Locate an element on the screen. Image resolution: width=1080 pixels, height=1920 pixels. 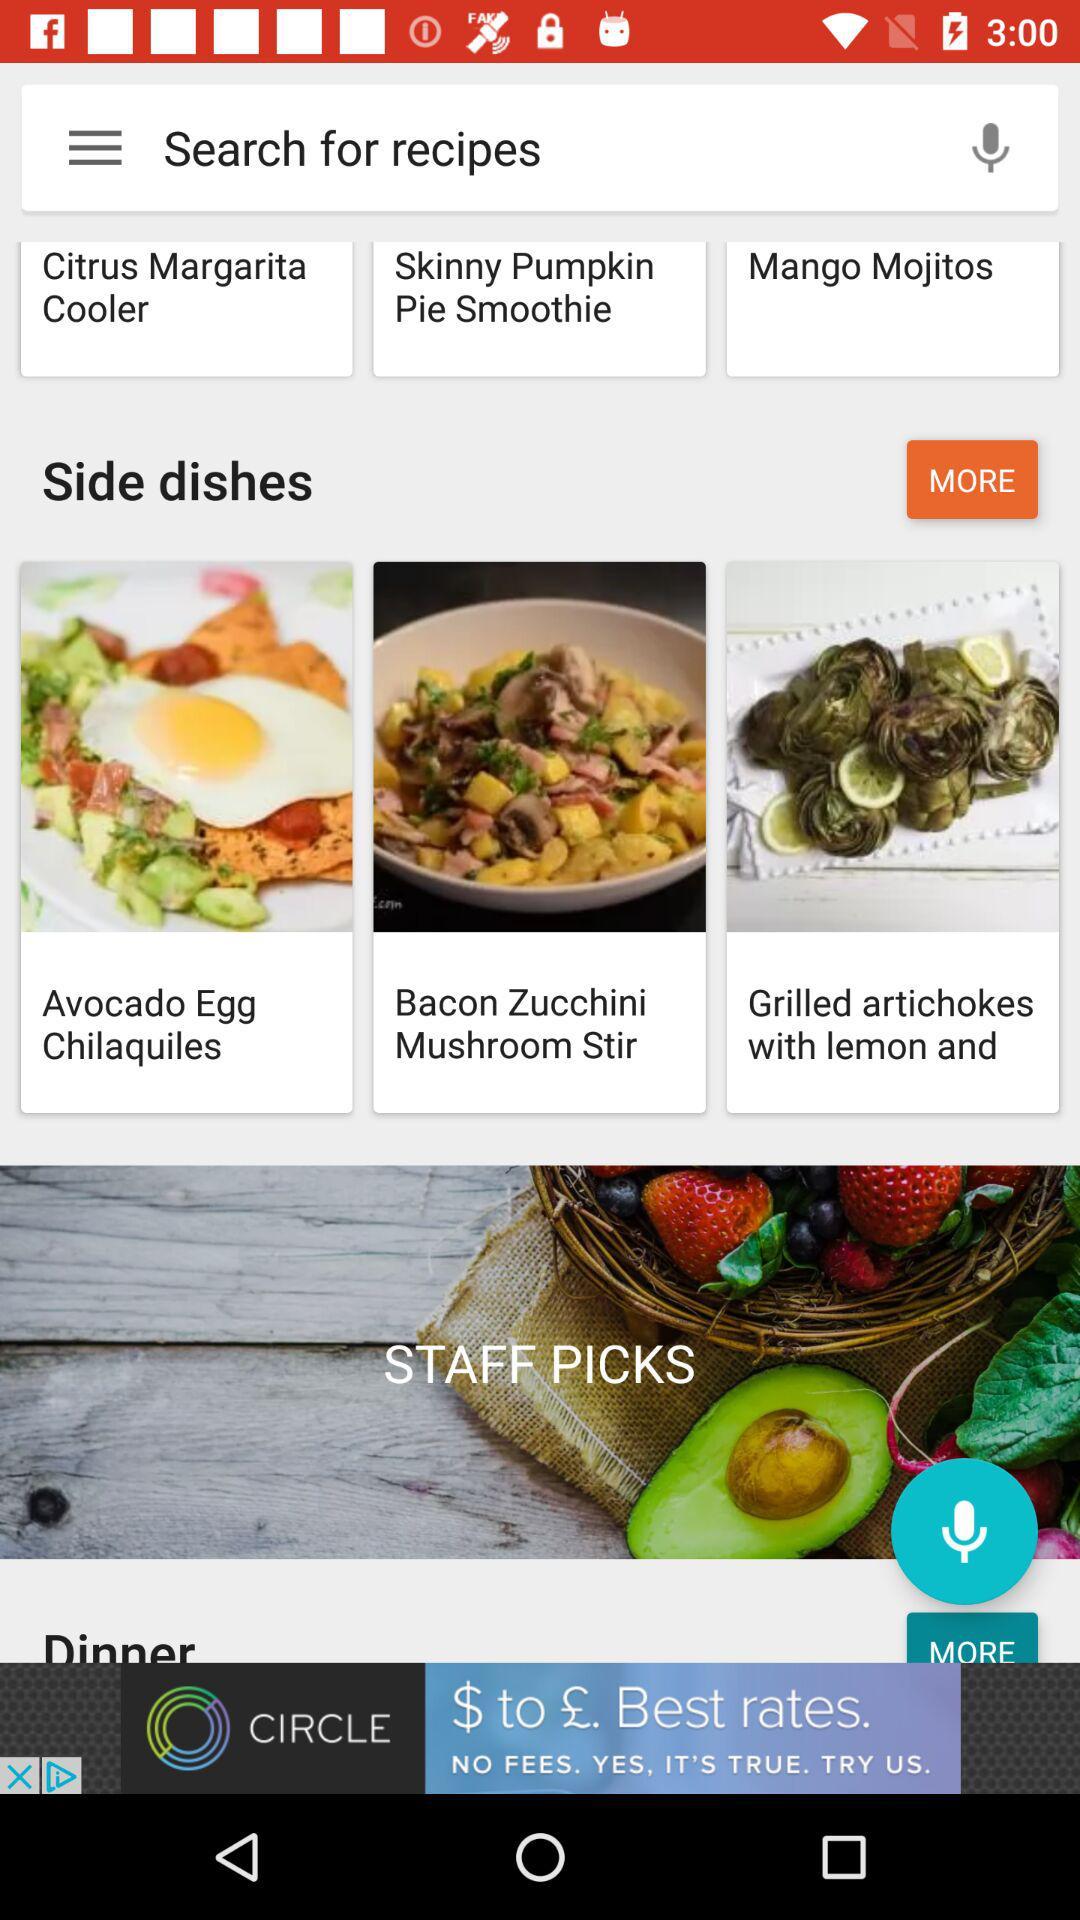
the microphone icon is located at coordinates (990, 146).